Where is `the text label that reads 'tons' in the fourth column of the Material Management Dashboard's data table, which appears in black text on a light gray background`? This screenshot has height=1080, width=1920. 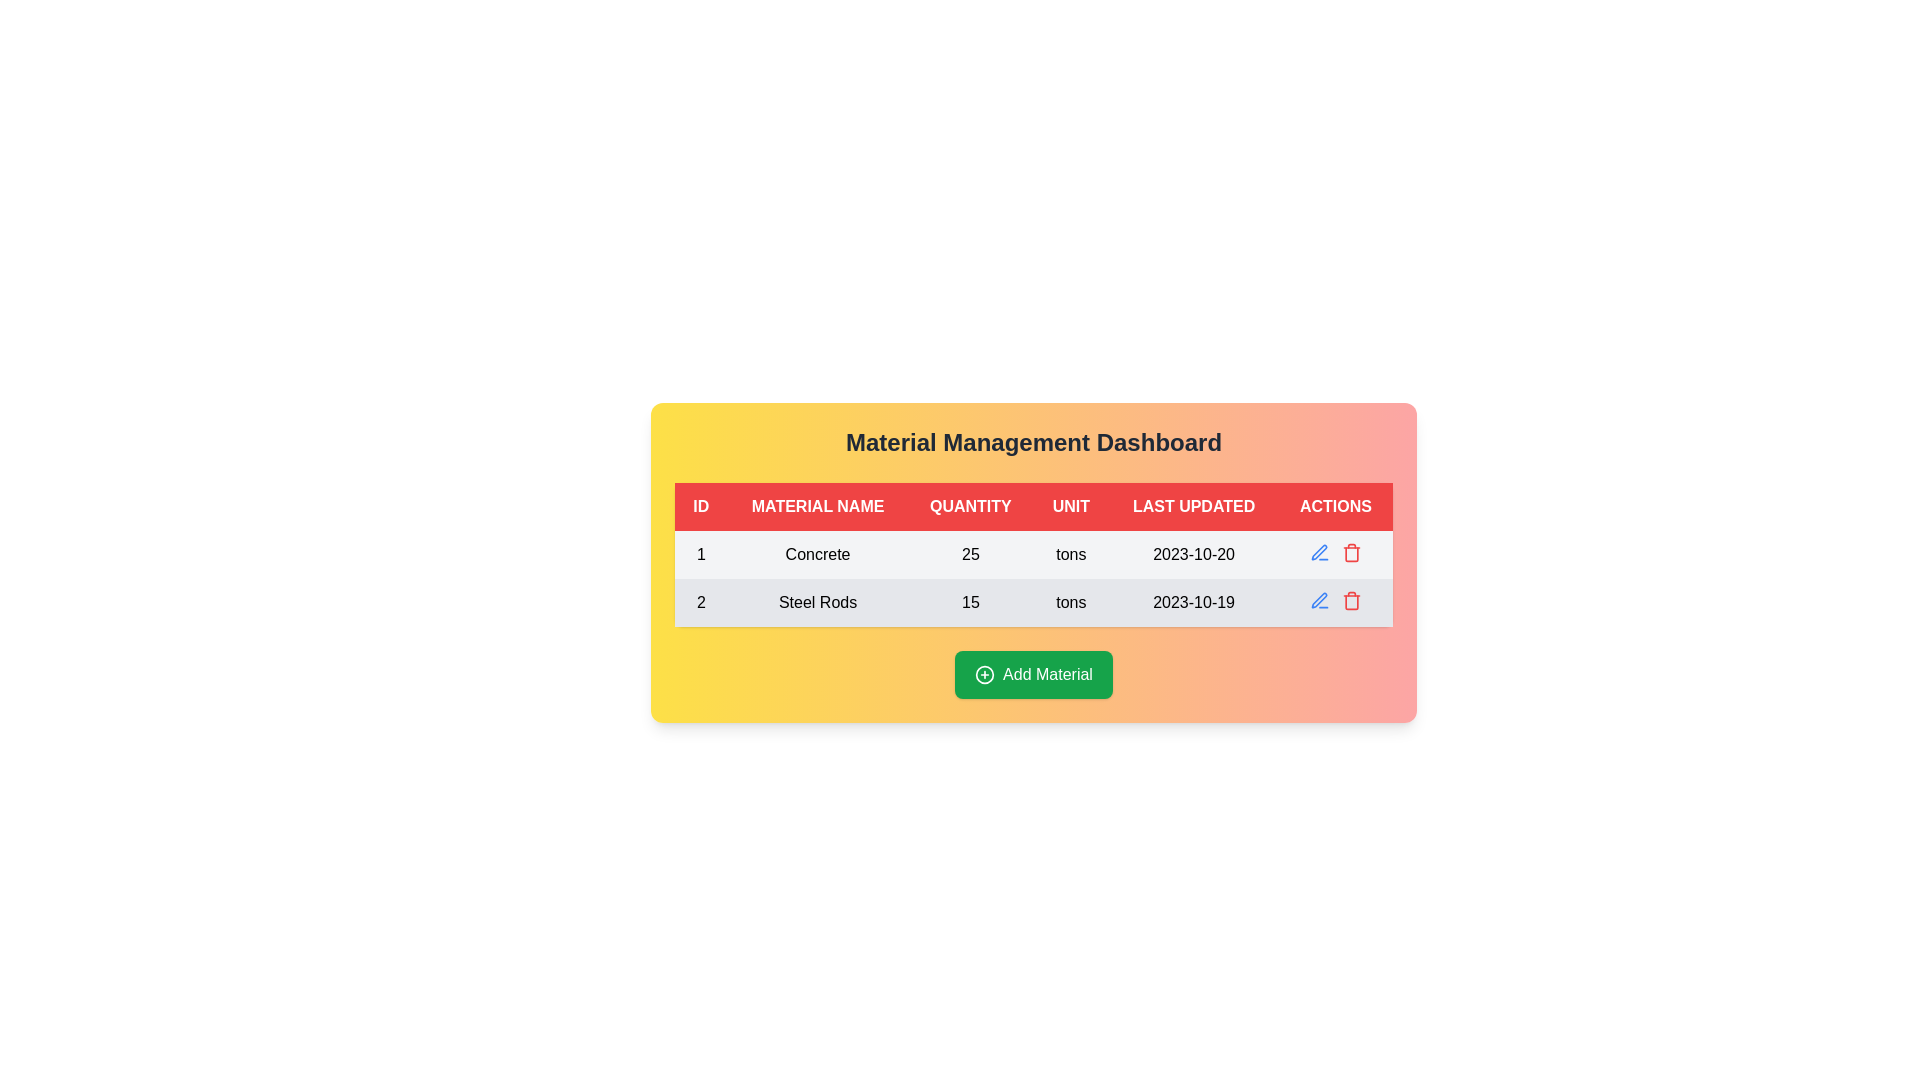 the text label that reads 'tons' in the fourth column of the Material Management Dashboard's data table, which appears in black text on a light gray background is located at coordinates (1070, 555).